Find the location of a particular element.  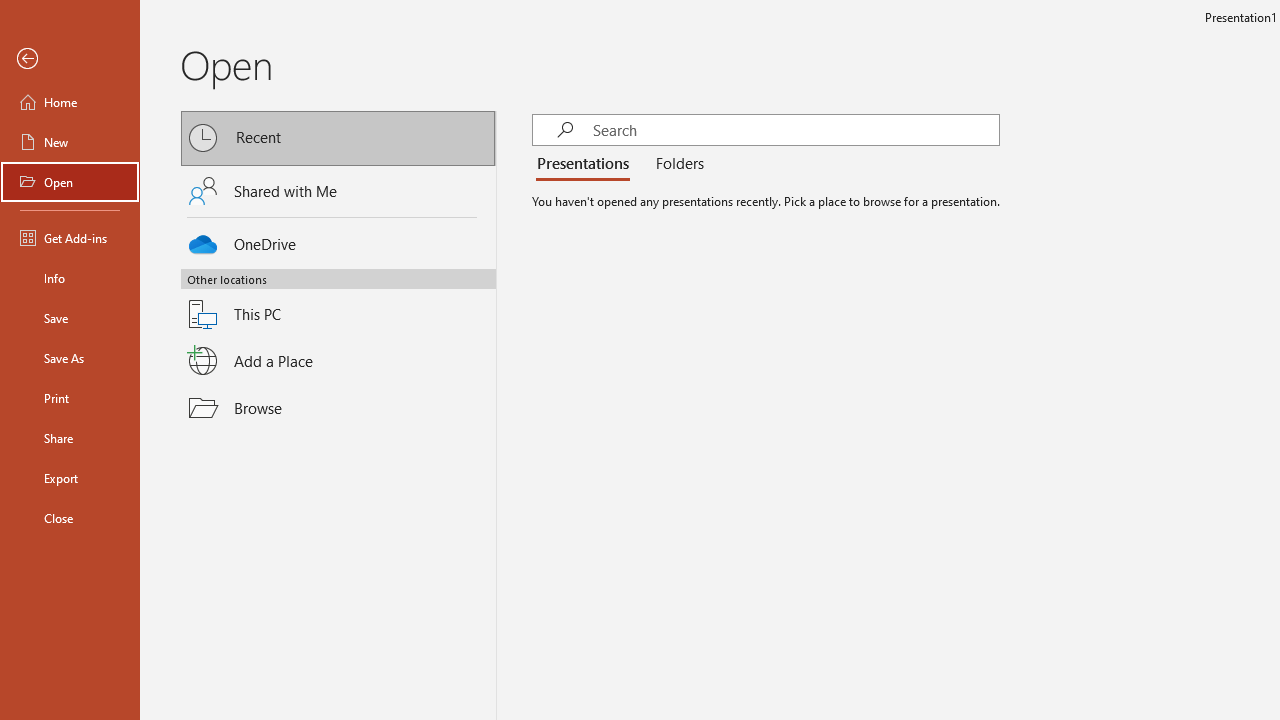

'Recent' is located at coordinates (338, 137).